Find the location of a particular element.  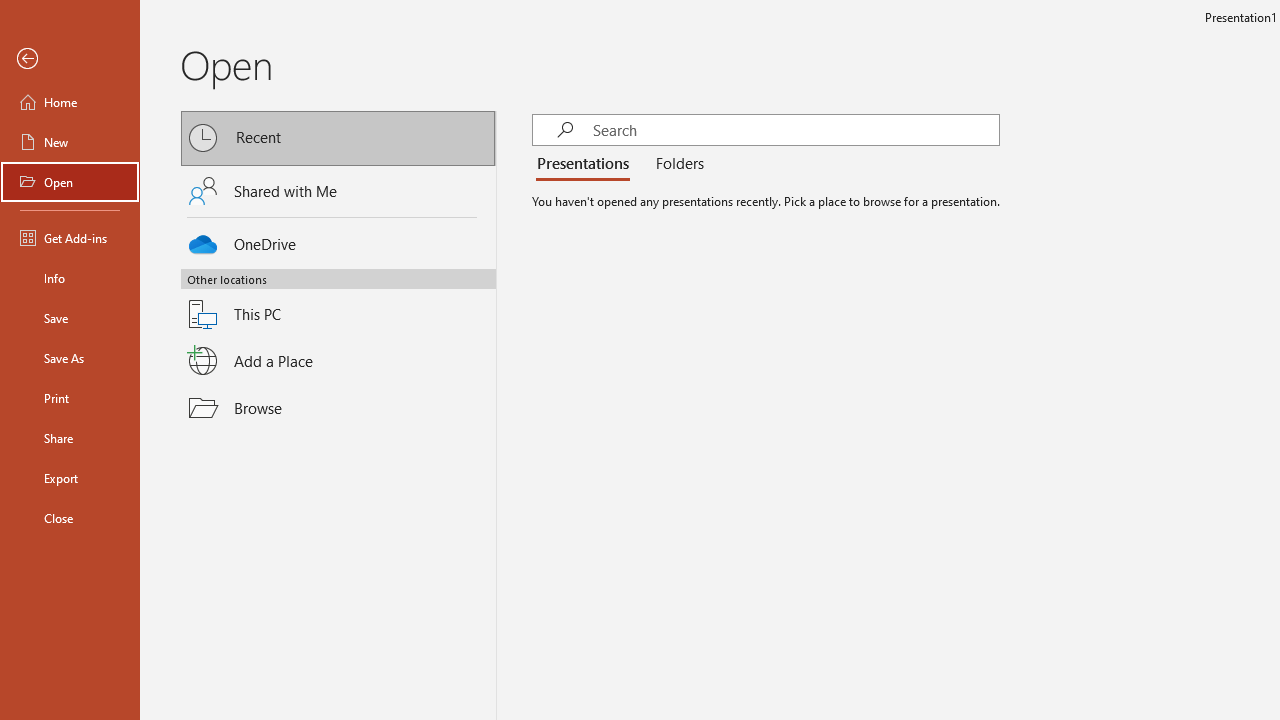

'Recent' is located at coordinates (338, 137).